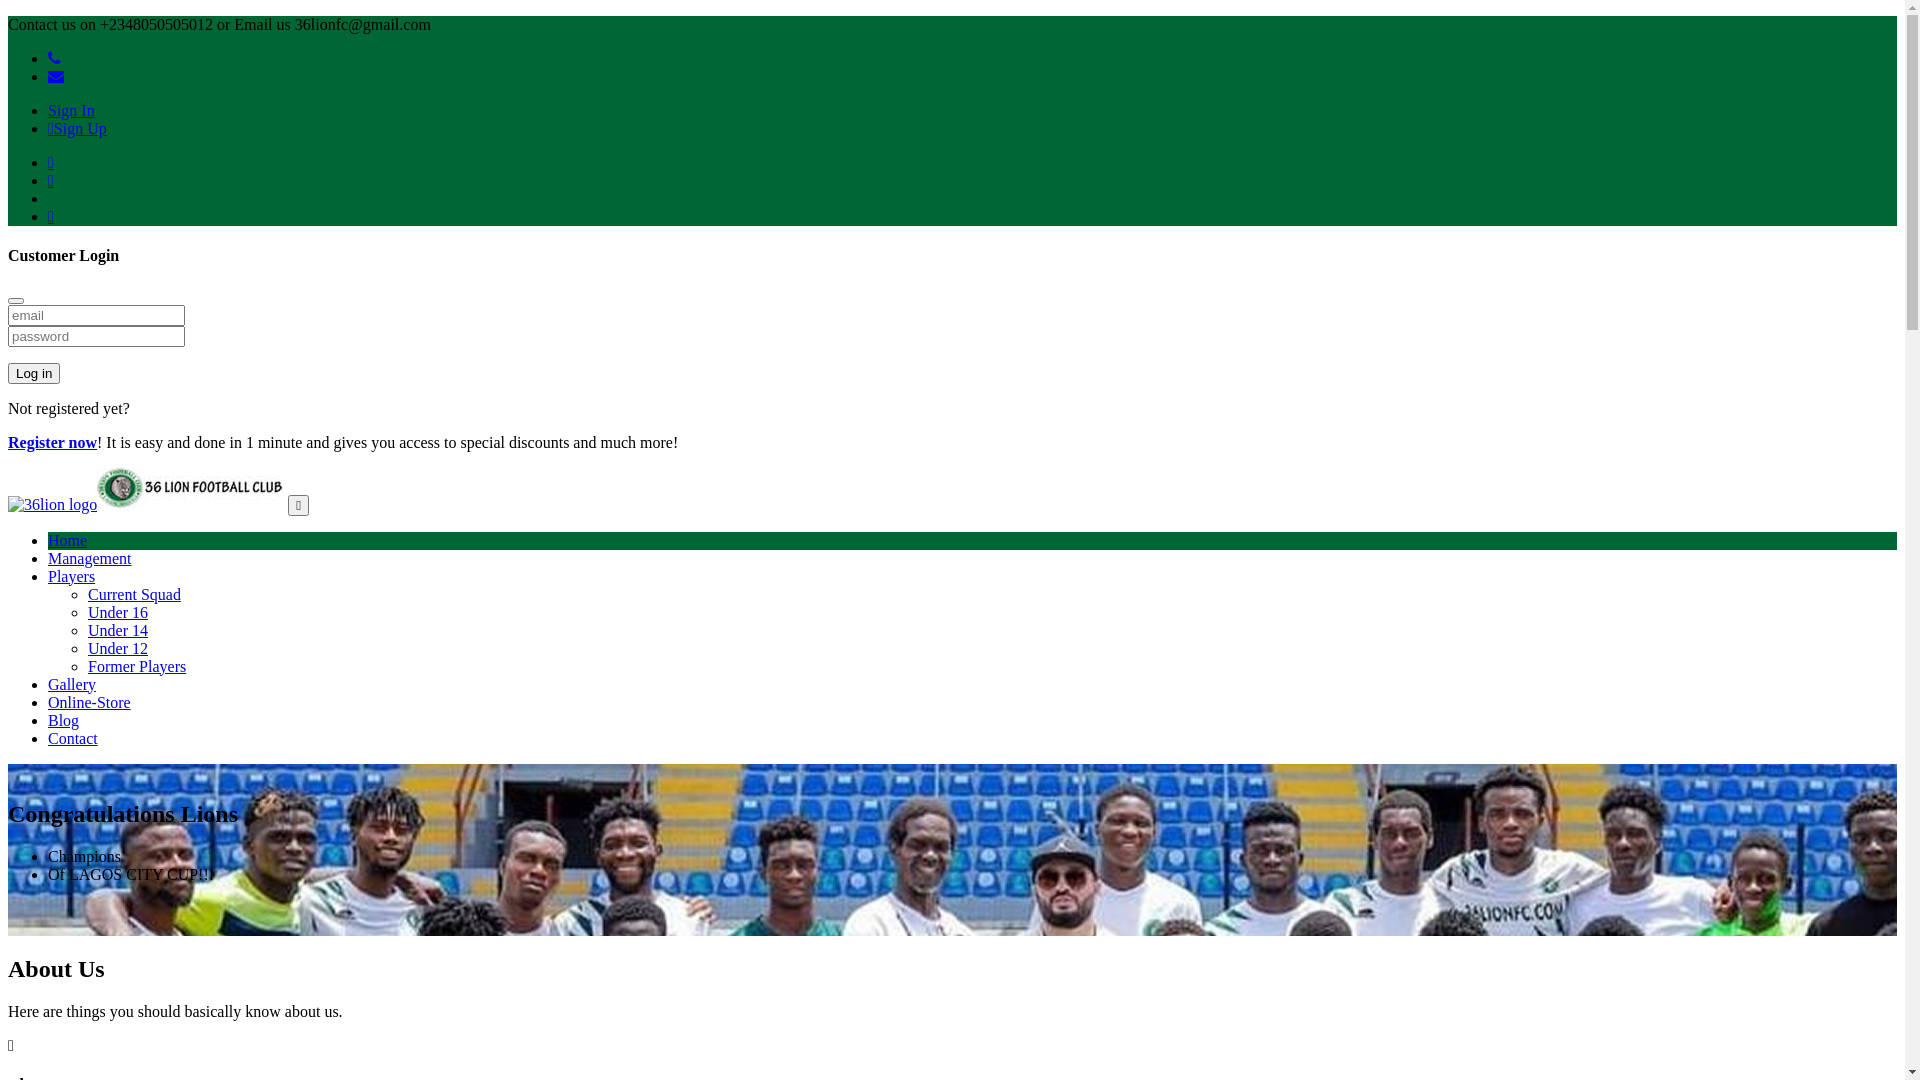 The height and width of the screenshot is (1080, 1920). Describe the element at coordinates (48, 738) in the screenshot. I see `'Contact'` at that location.